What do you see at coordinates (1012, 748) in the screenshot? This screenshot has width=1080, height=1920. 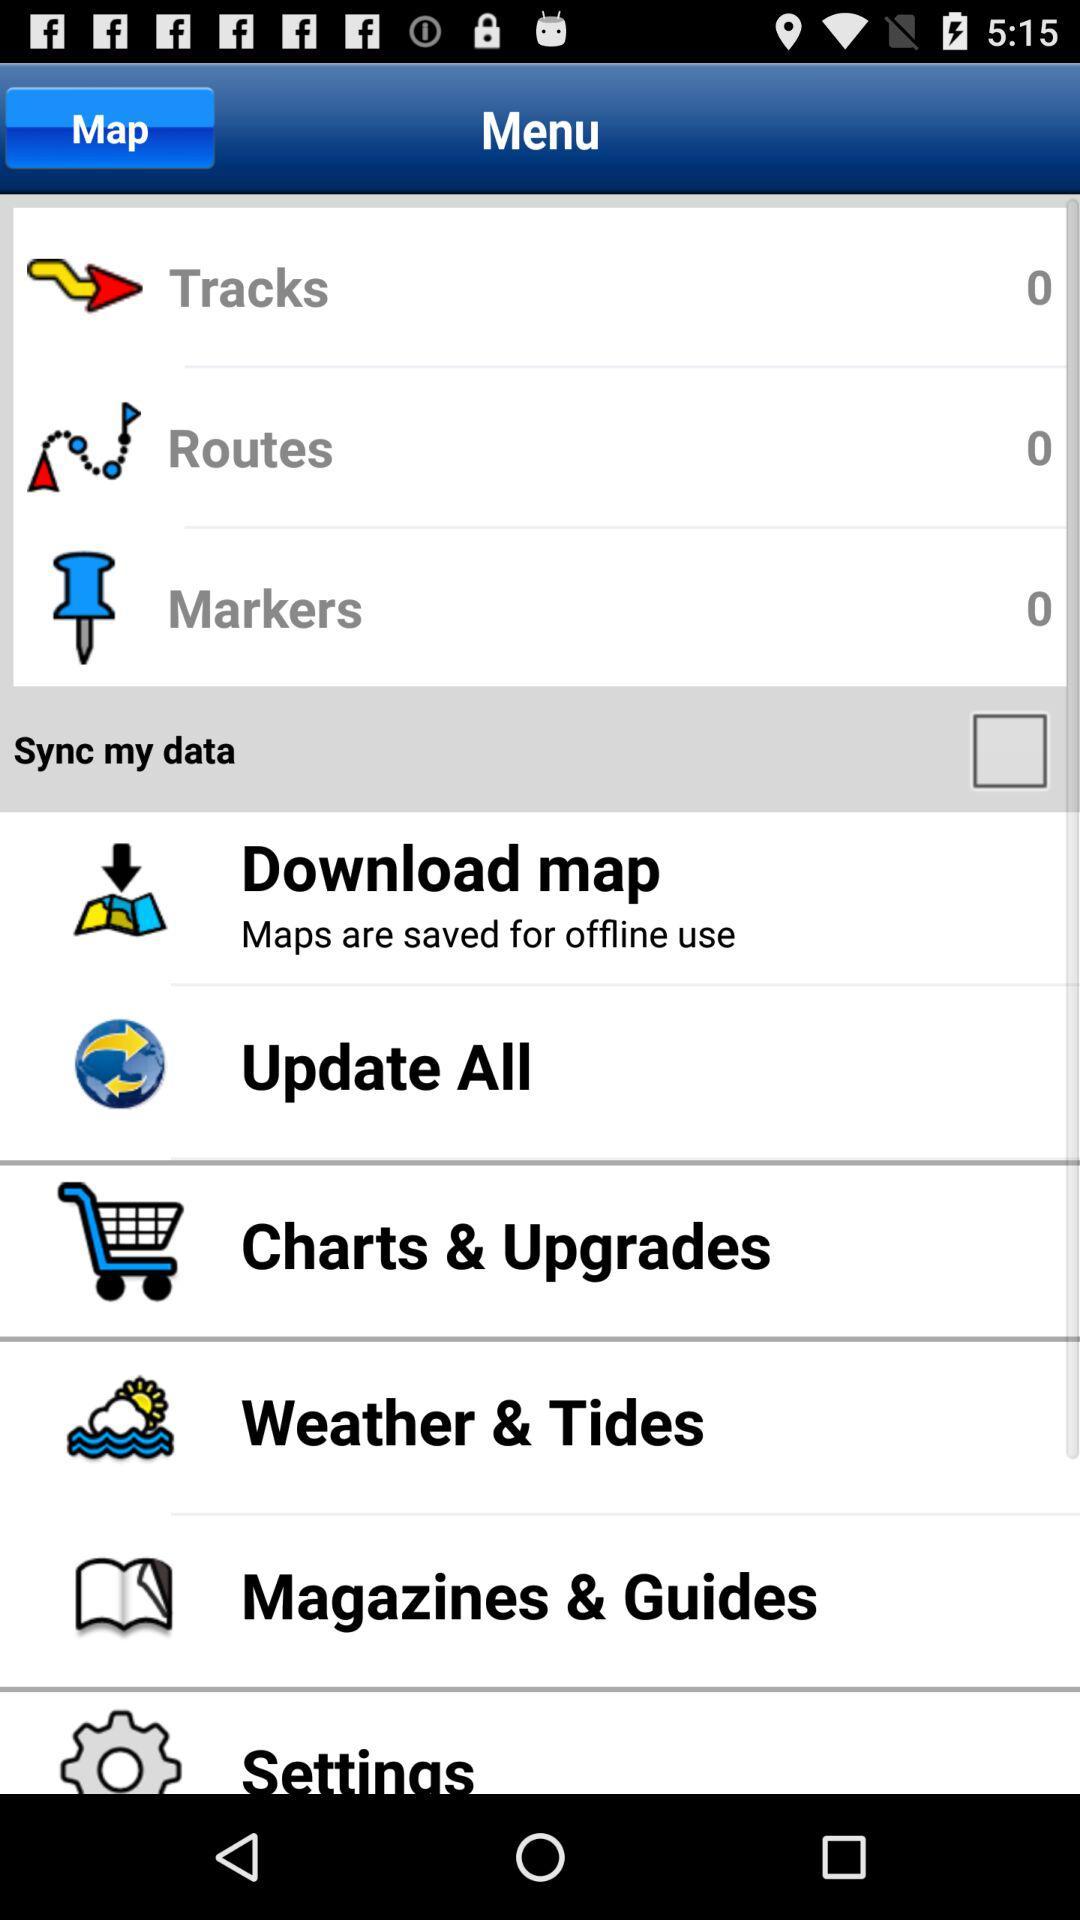 I see `the app next to the sync my data item` at bounding box center [1012, 748].